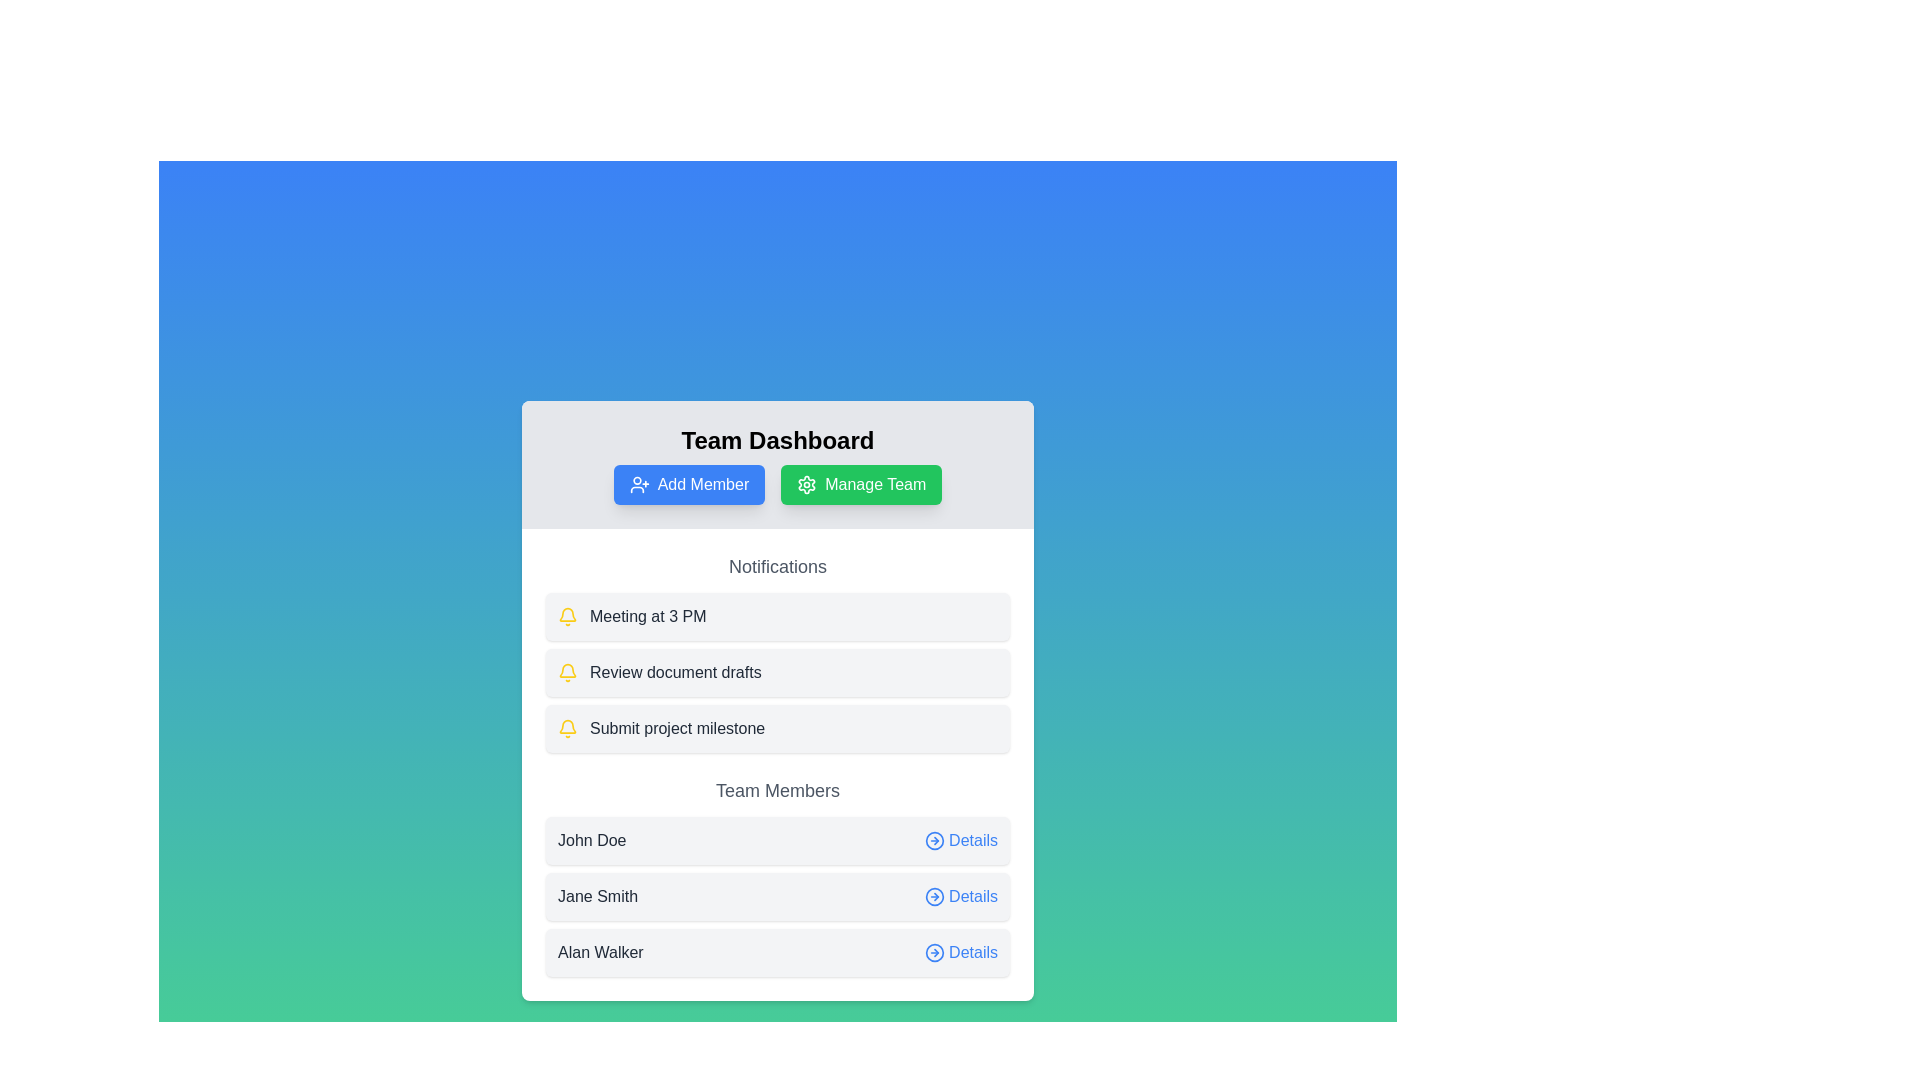  Describe the element at coordinates (961, 896) in the screenshot. I see `the 'Details' text button with an integrated icon, styled in blue, located to the far right of the 'Team Members' section, specifically the second 'Details' button below 'John Doe'` at that location.